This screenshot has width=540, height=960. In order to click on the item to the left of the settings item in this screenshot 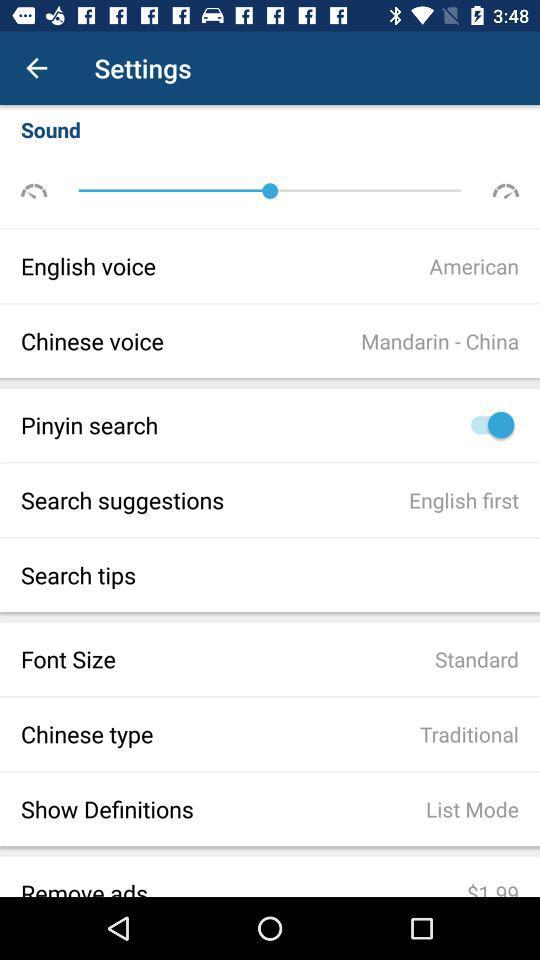, I will do `click(36, 68)`.